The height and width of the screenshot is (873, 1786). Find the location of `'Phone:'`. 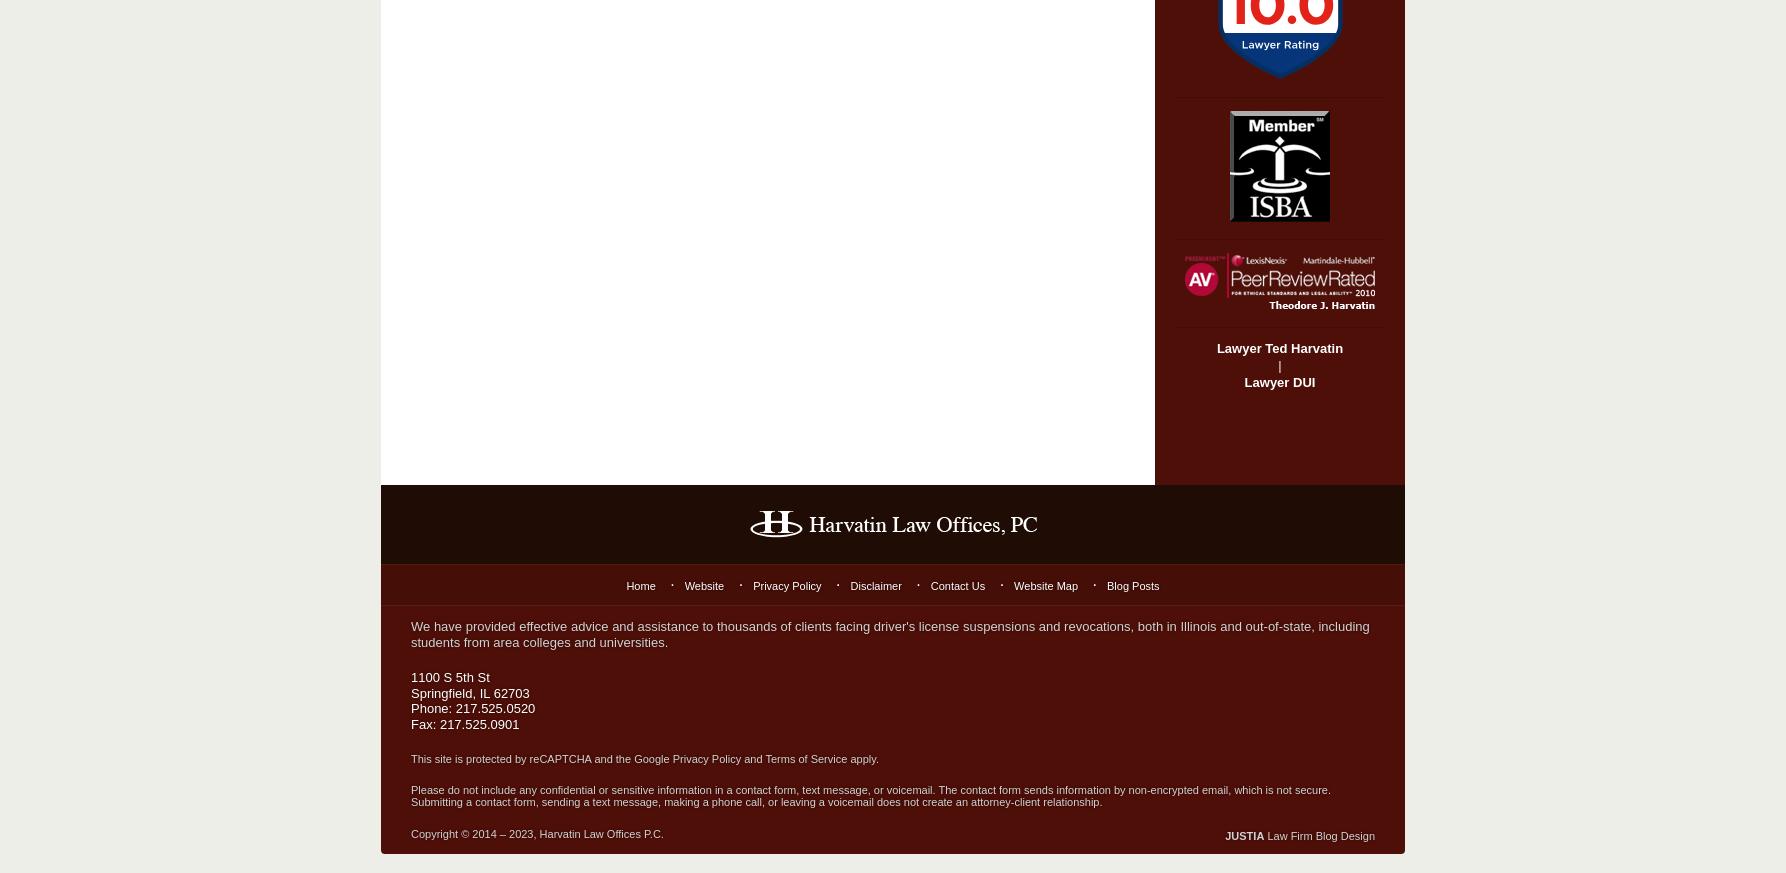

'Phone:' is located at coordinates (432, 707).